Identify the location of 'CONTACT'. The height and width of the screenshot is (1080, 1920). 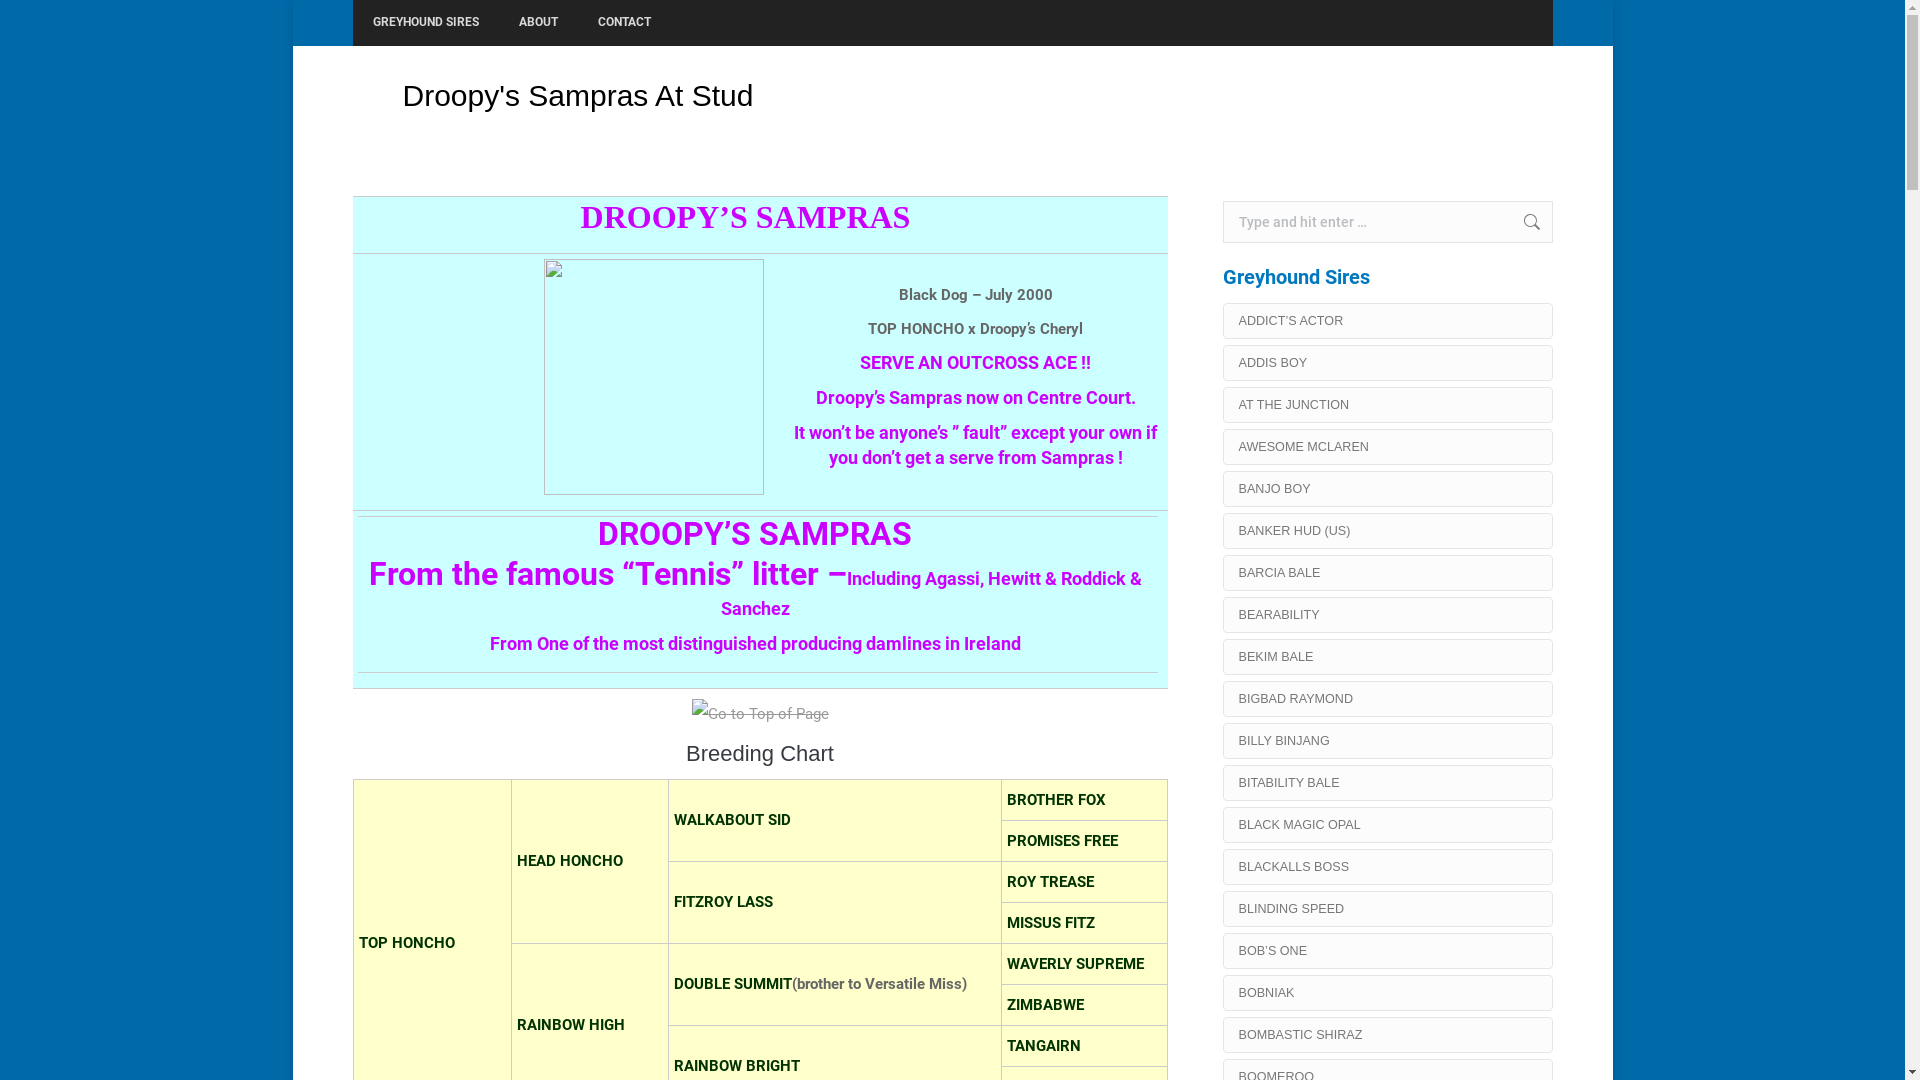
(623, 23).